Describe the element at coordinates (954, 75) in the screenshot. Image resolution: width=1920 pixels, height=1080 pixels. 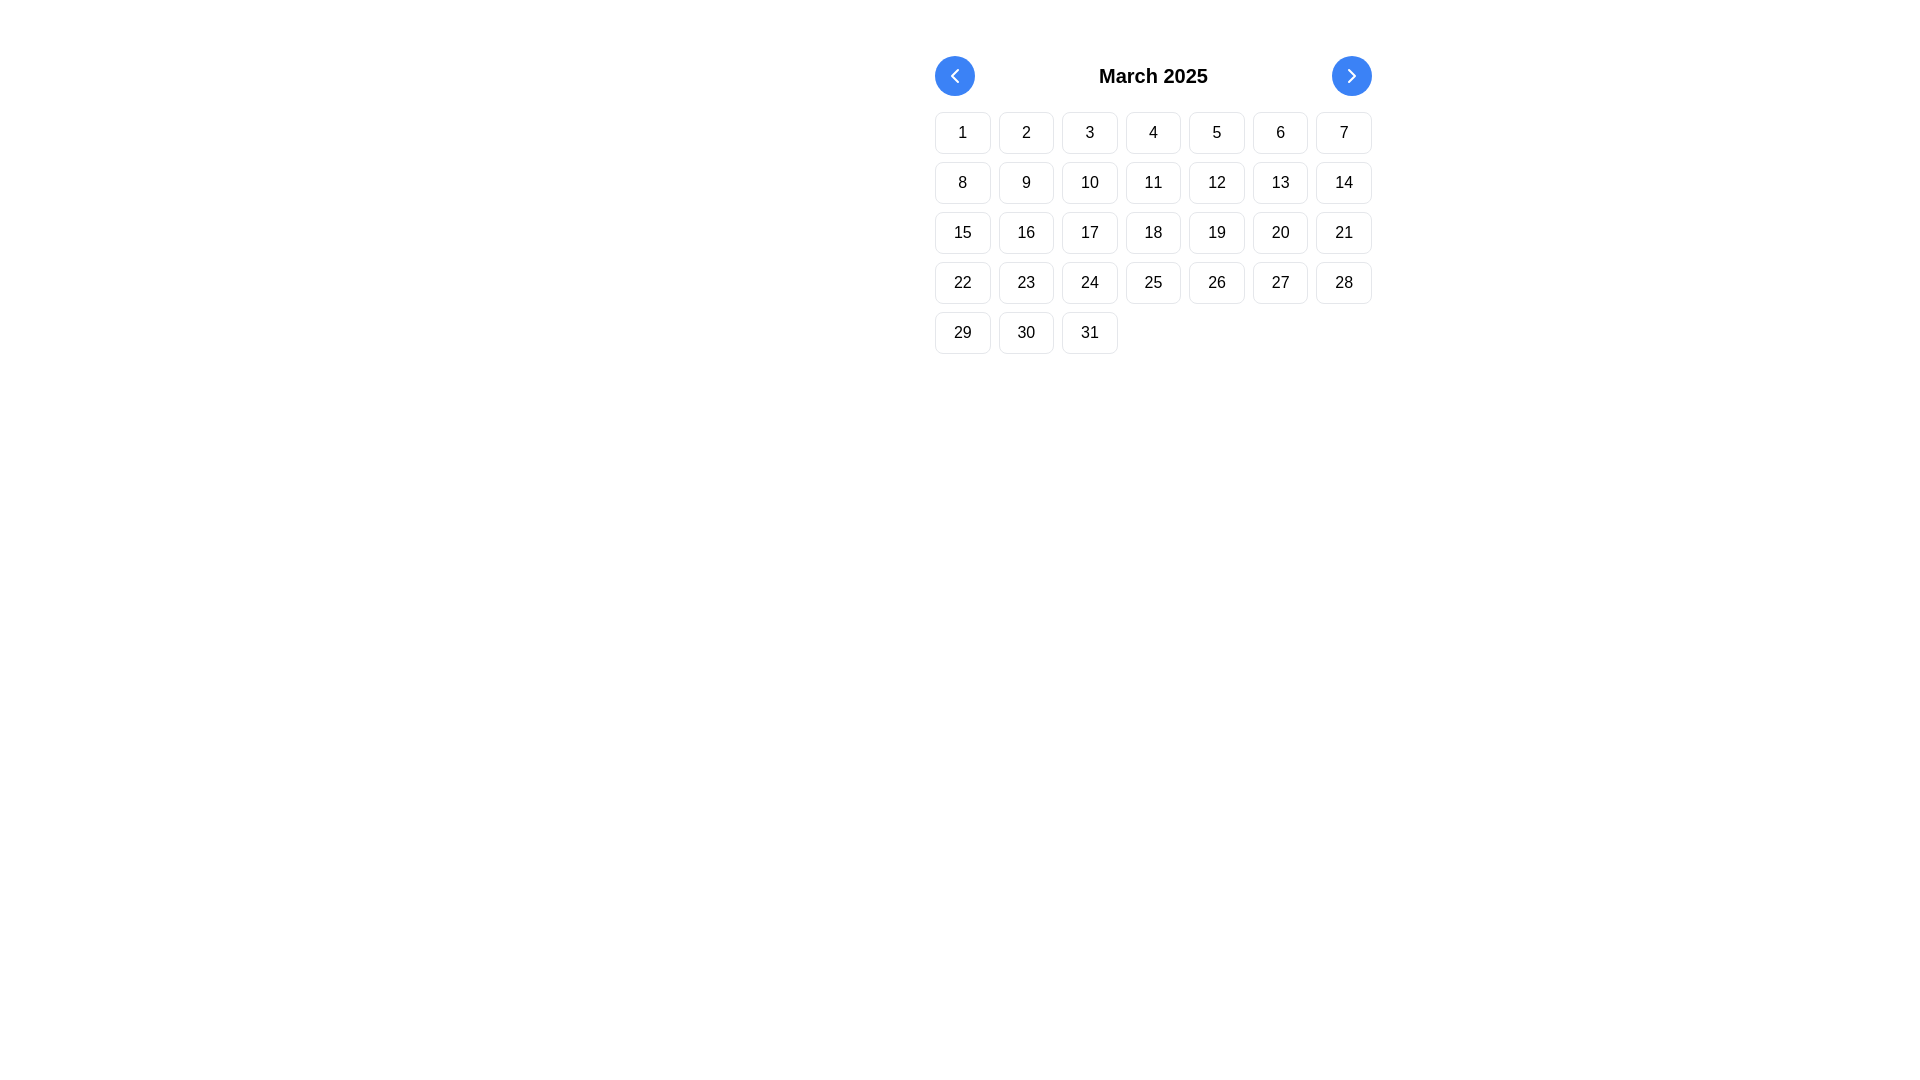
I see `the left arrow icon (Chevron Left) located in a blue circular button at the top left of the calendar interface` at that location.